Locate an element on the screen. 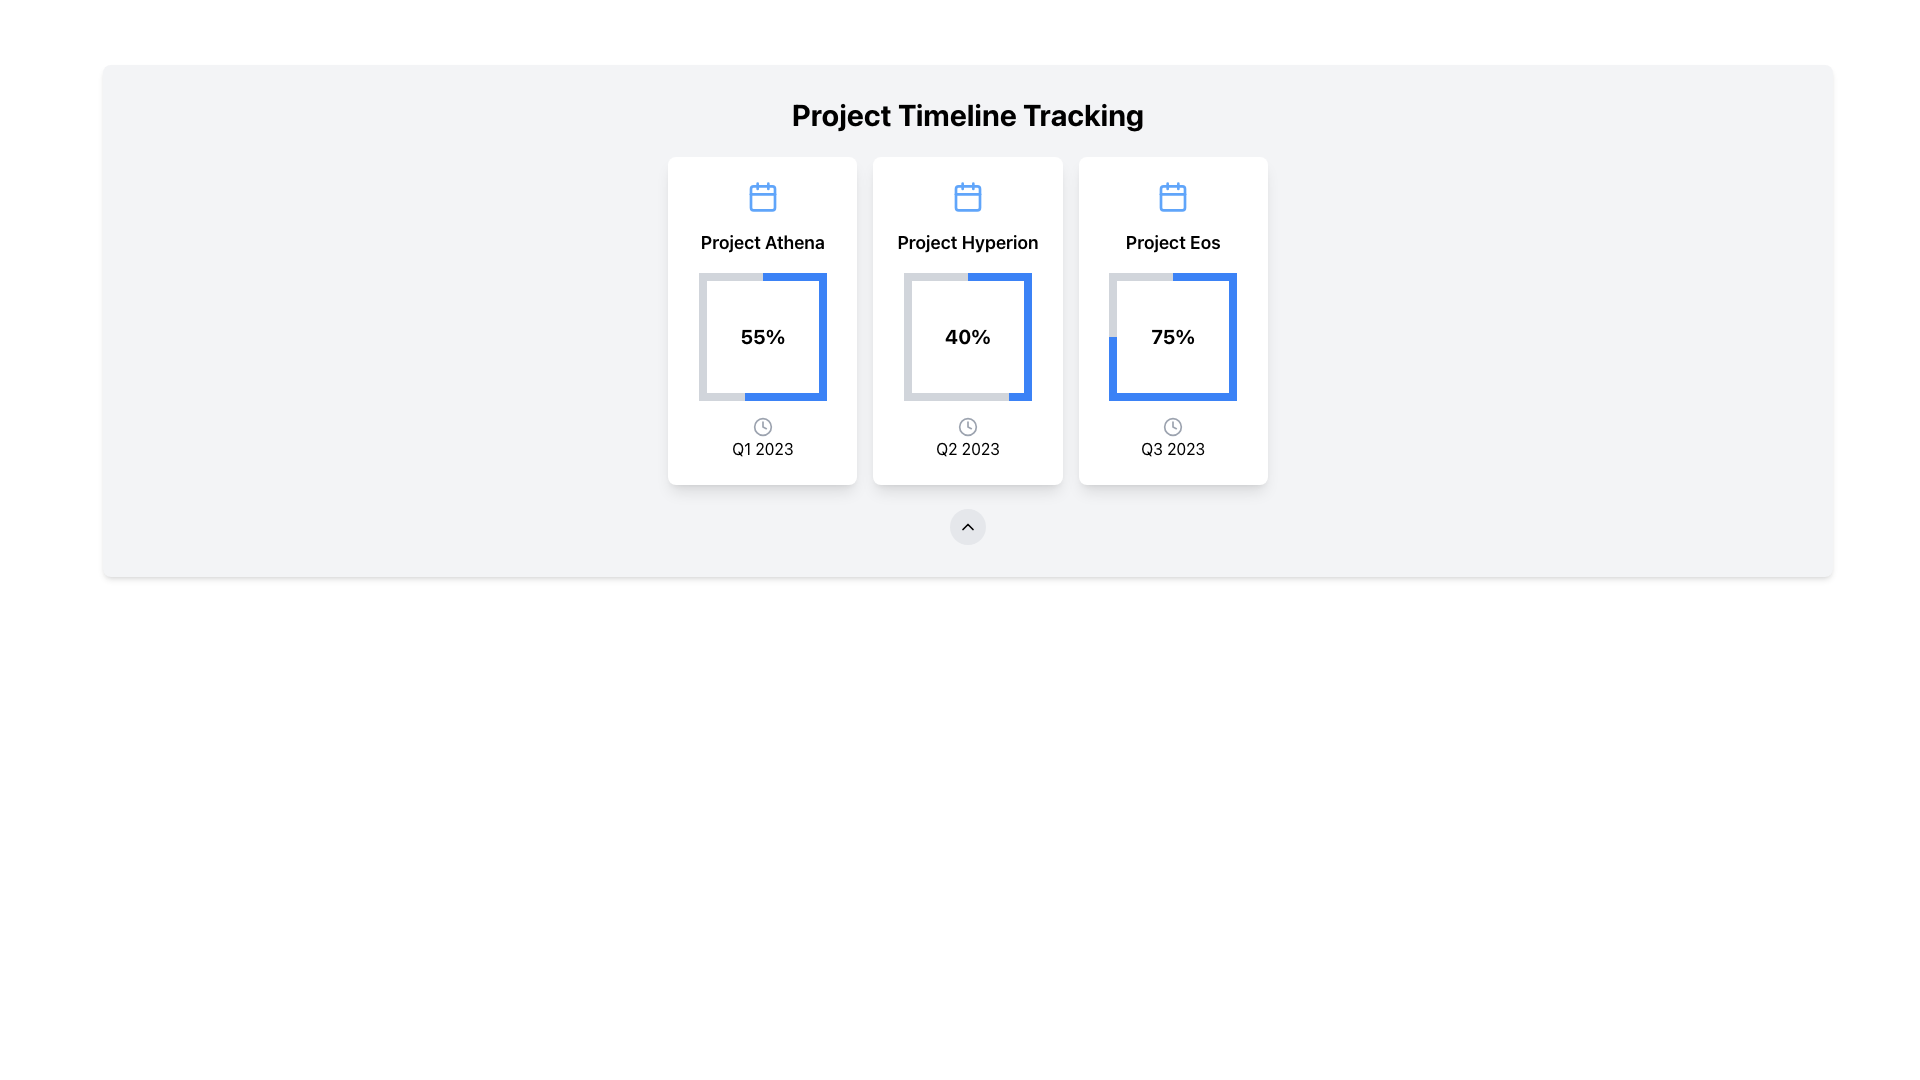 The height and width of the screenshot is (1080, 1920). the compact SVG clock icon located in the first card titled 'Project Athena', positioned towards the lower section adjacent to 'Q1 2023' is located at coordinates (761, 426).